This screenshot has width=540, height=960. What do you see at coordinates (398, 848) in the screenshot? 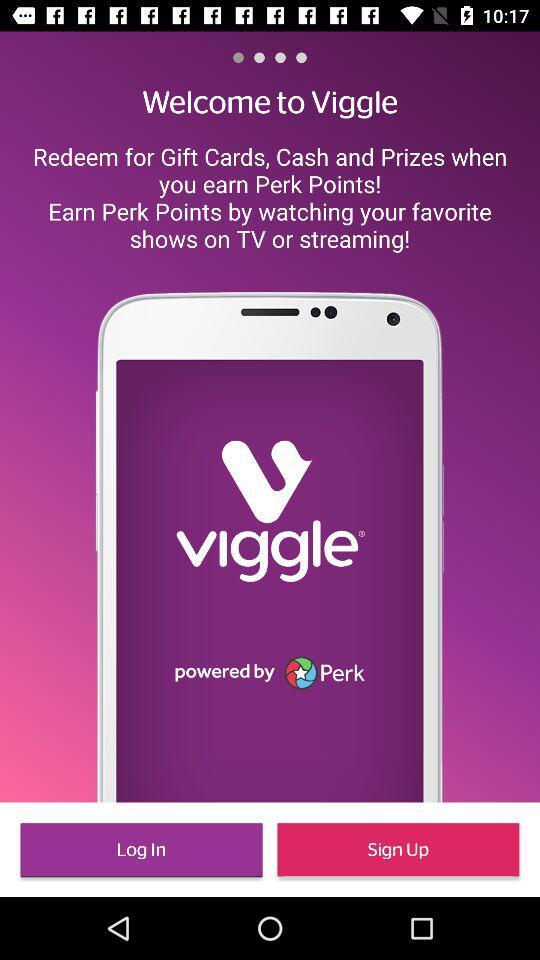
I see `sign up` at bounding box center [398, 848].